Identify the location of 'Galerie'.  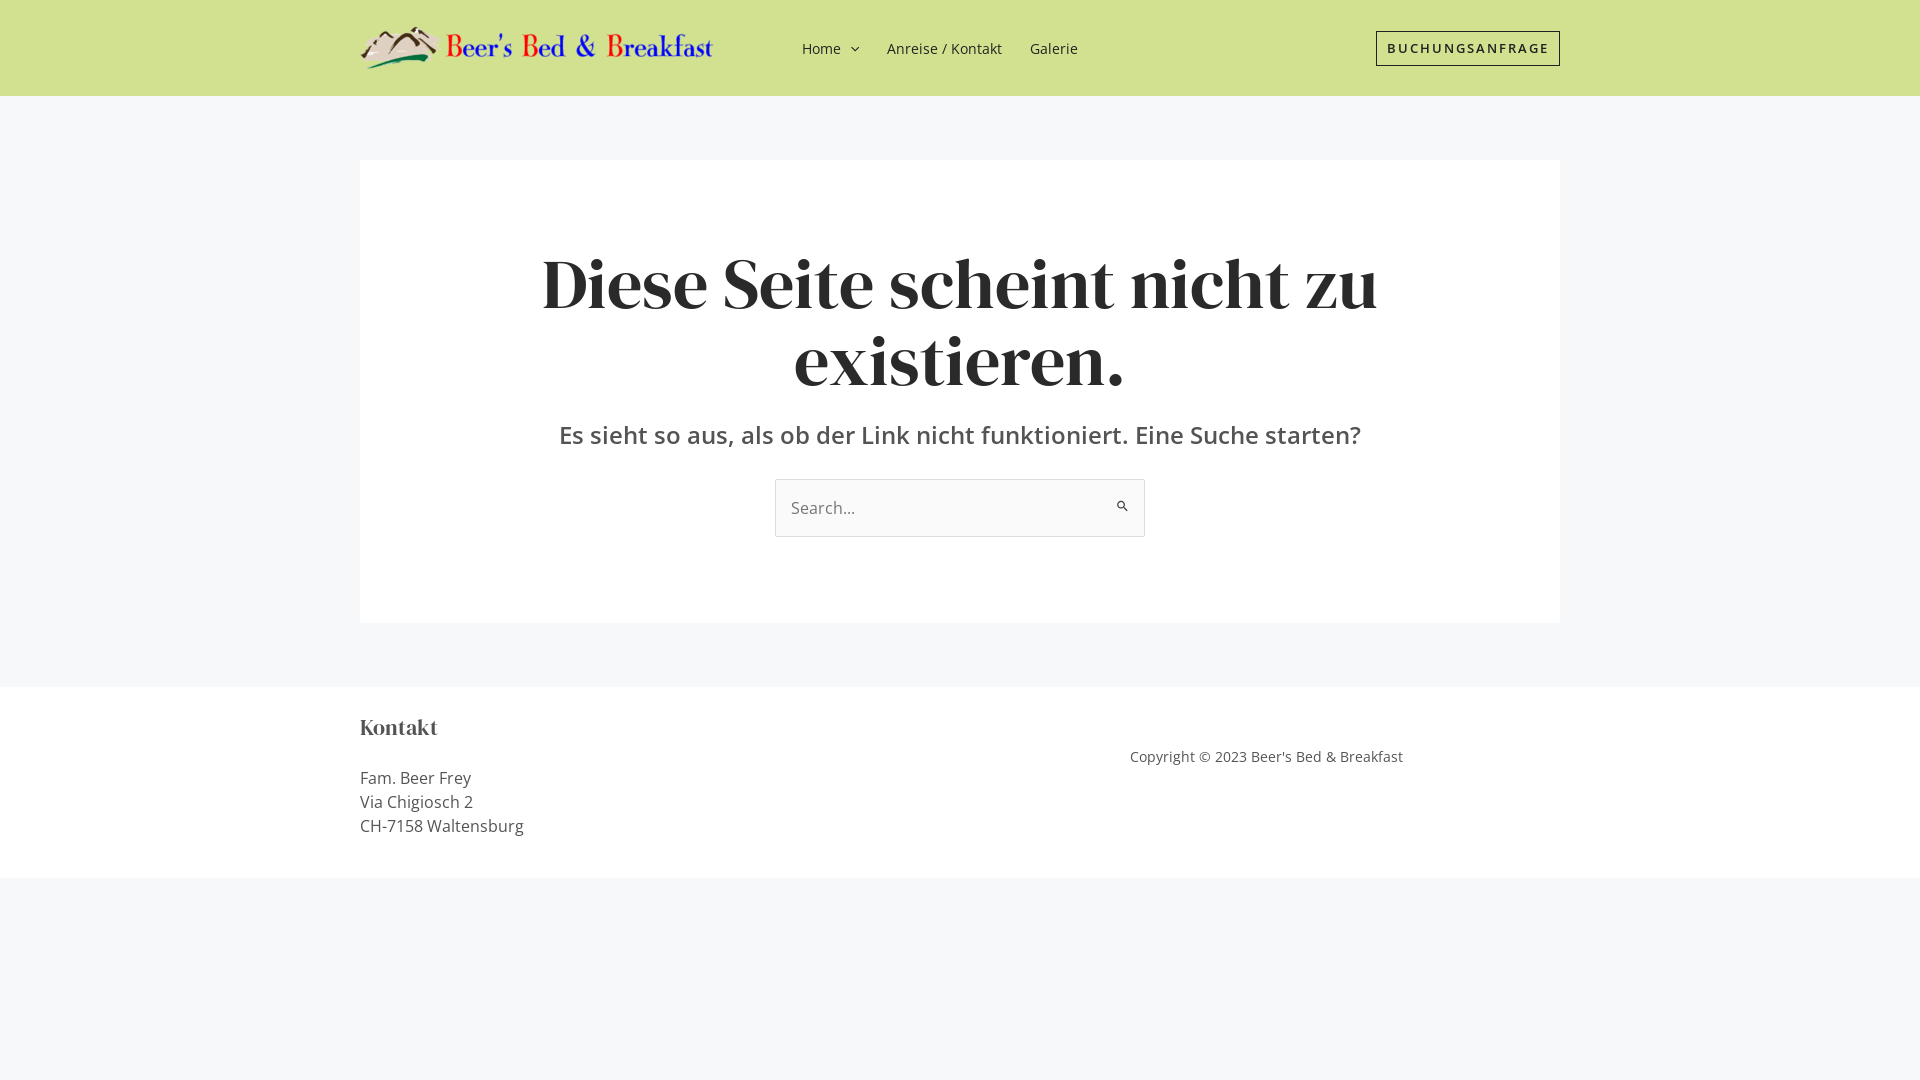
(1053, 48).